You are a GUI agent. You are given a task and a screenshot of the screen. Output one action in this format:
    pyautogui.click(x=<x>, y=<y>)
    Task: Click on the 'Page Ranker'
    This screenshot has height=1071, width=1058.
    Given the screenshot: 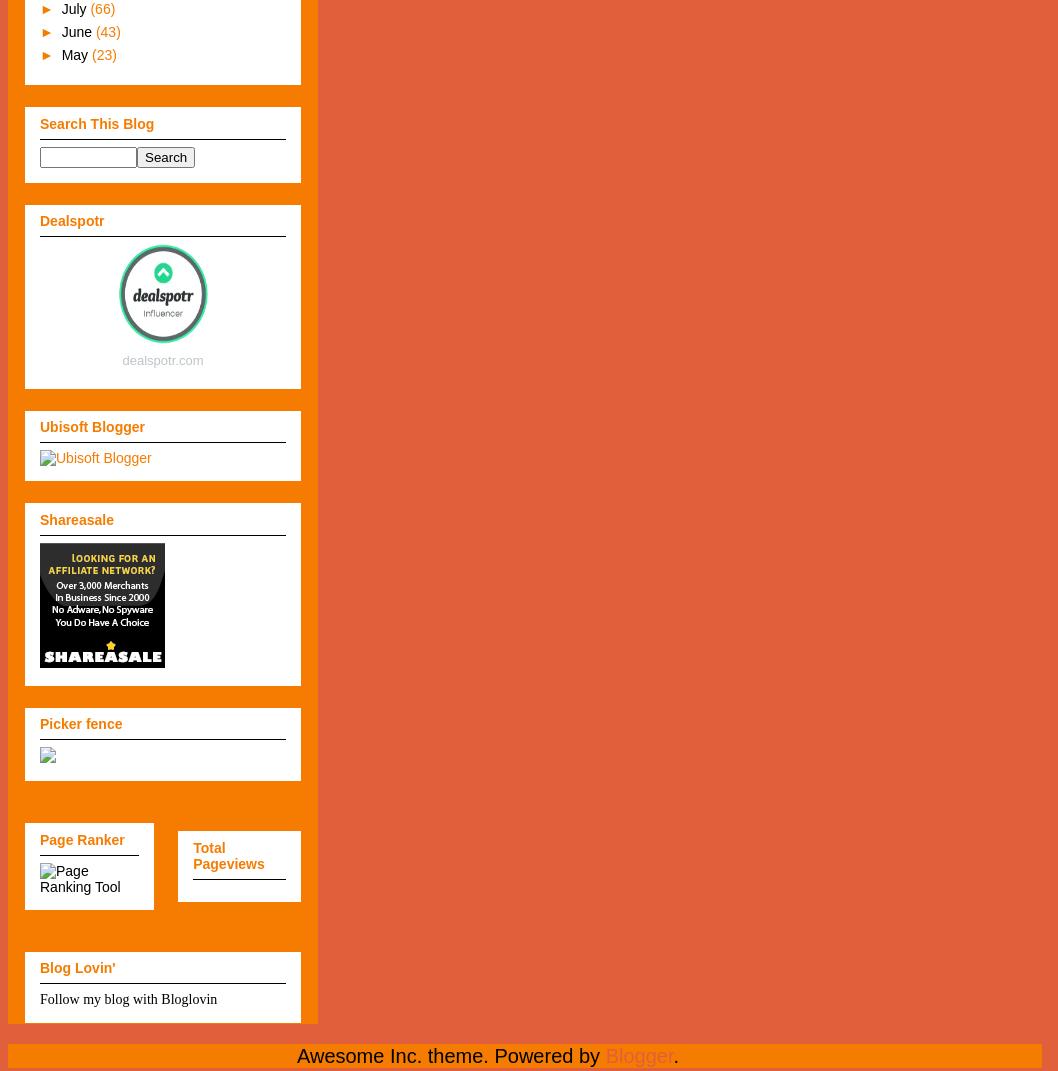 What is the action you would take?
    pyautogui.click(x=81, y=838)
    